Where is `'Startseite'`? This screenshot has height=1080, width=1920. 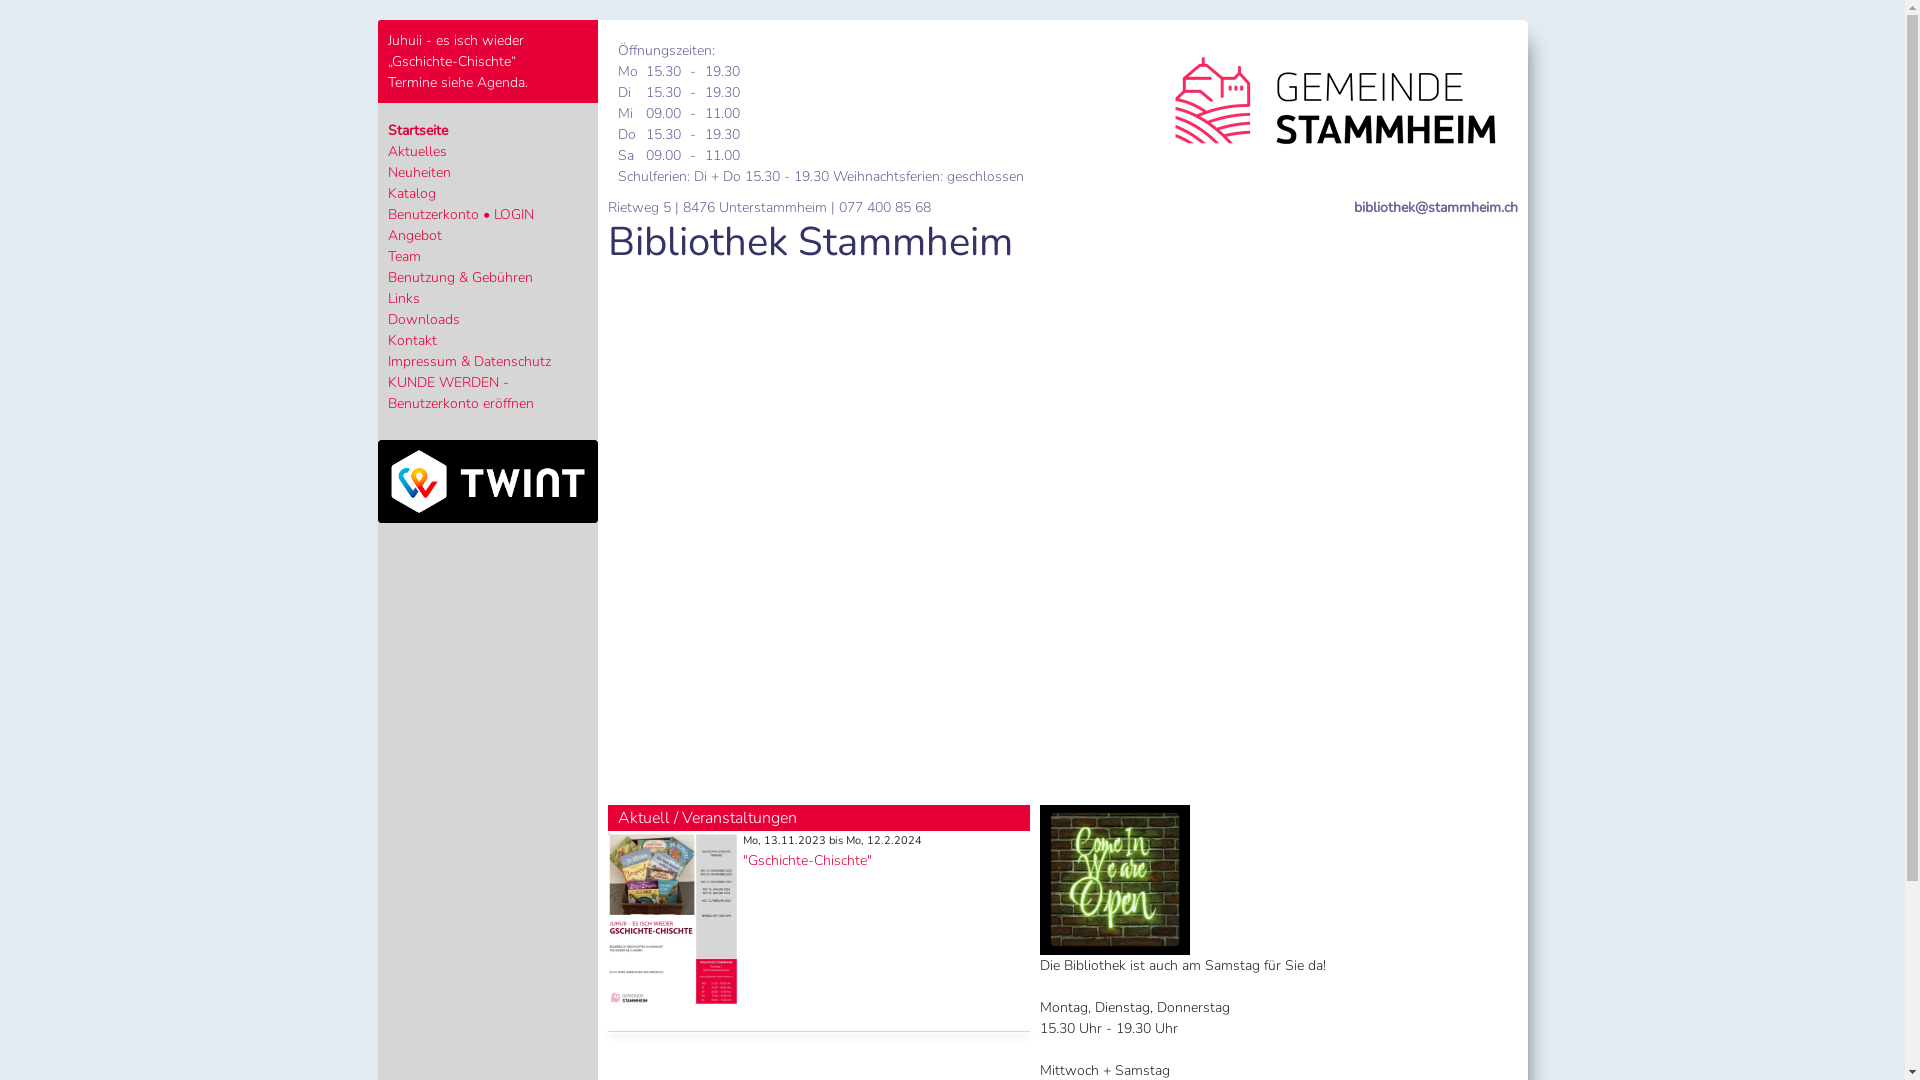
'Startseite' is located at coordinates (416, 130).